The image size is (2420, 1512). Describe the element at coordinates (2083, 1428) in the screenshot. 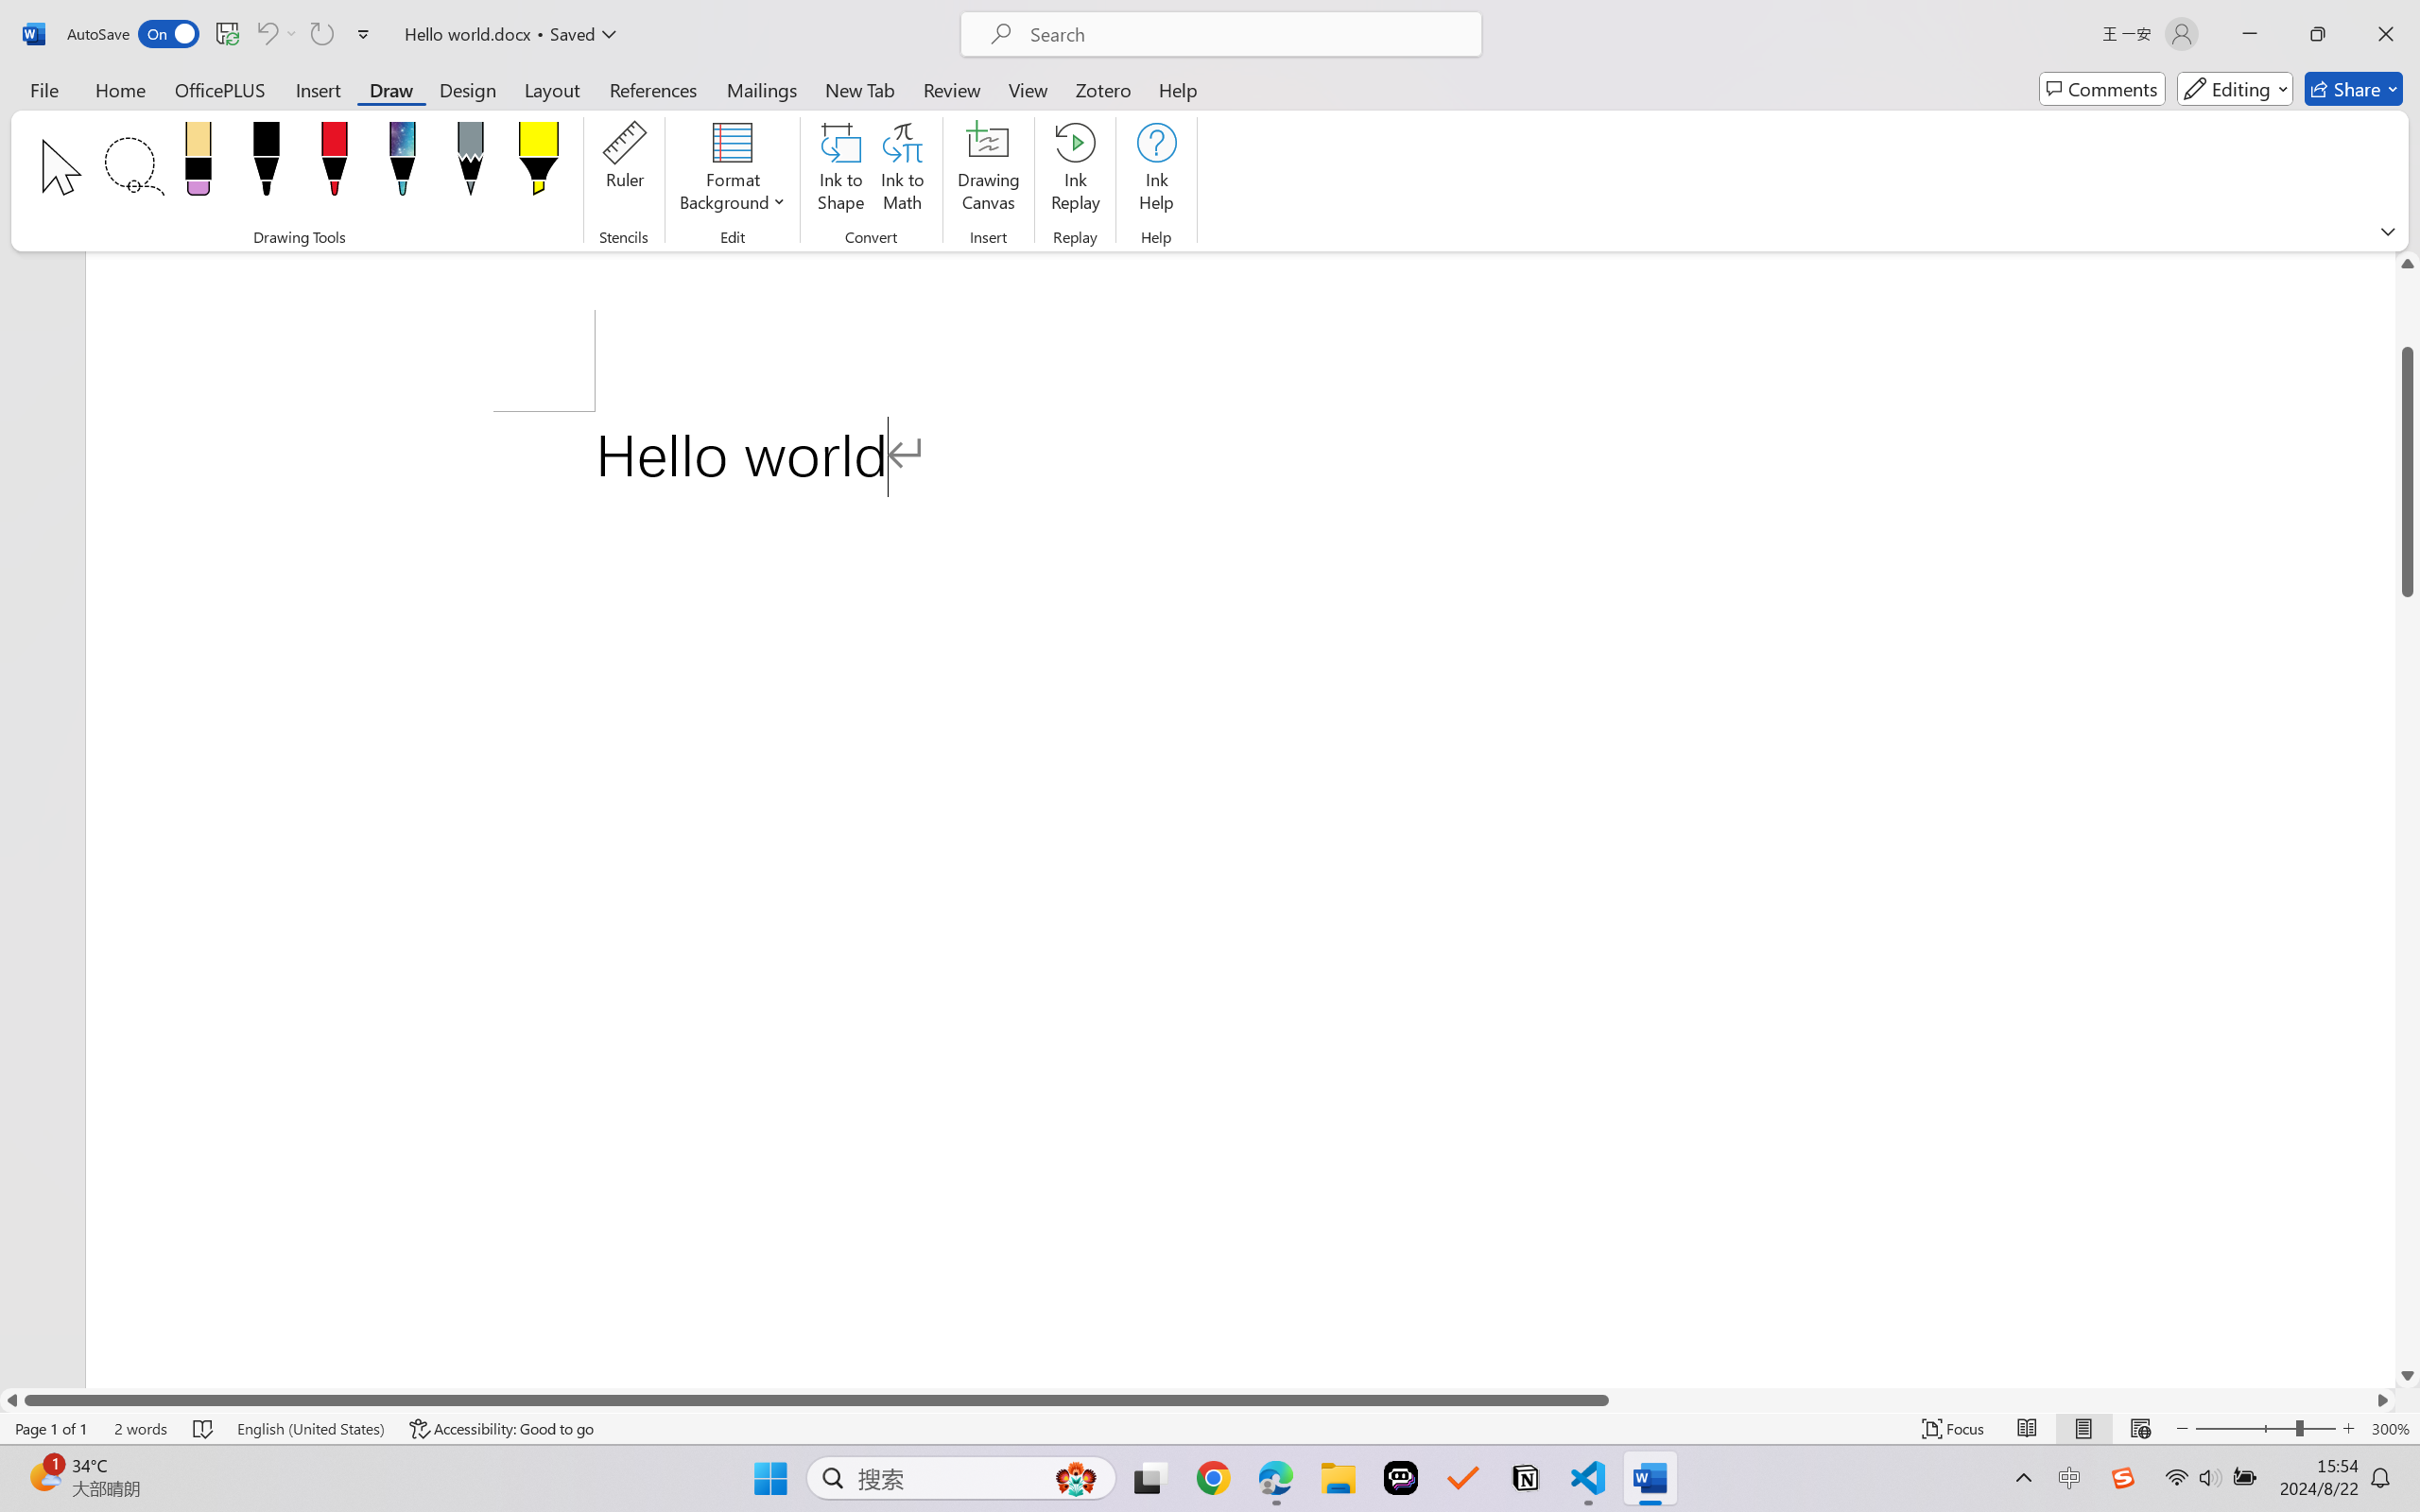

I see `'Print Layout'` at that location.